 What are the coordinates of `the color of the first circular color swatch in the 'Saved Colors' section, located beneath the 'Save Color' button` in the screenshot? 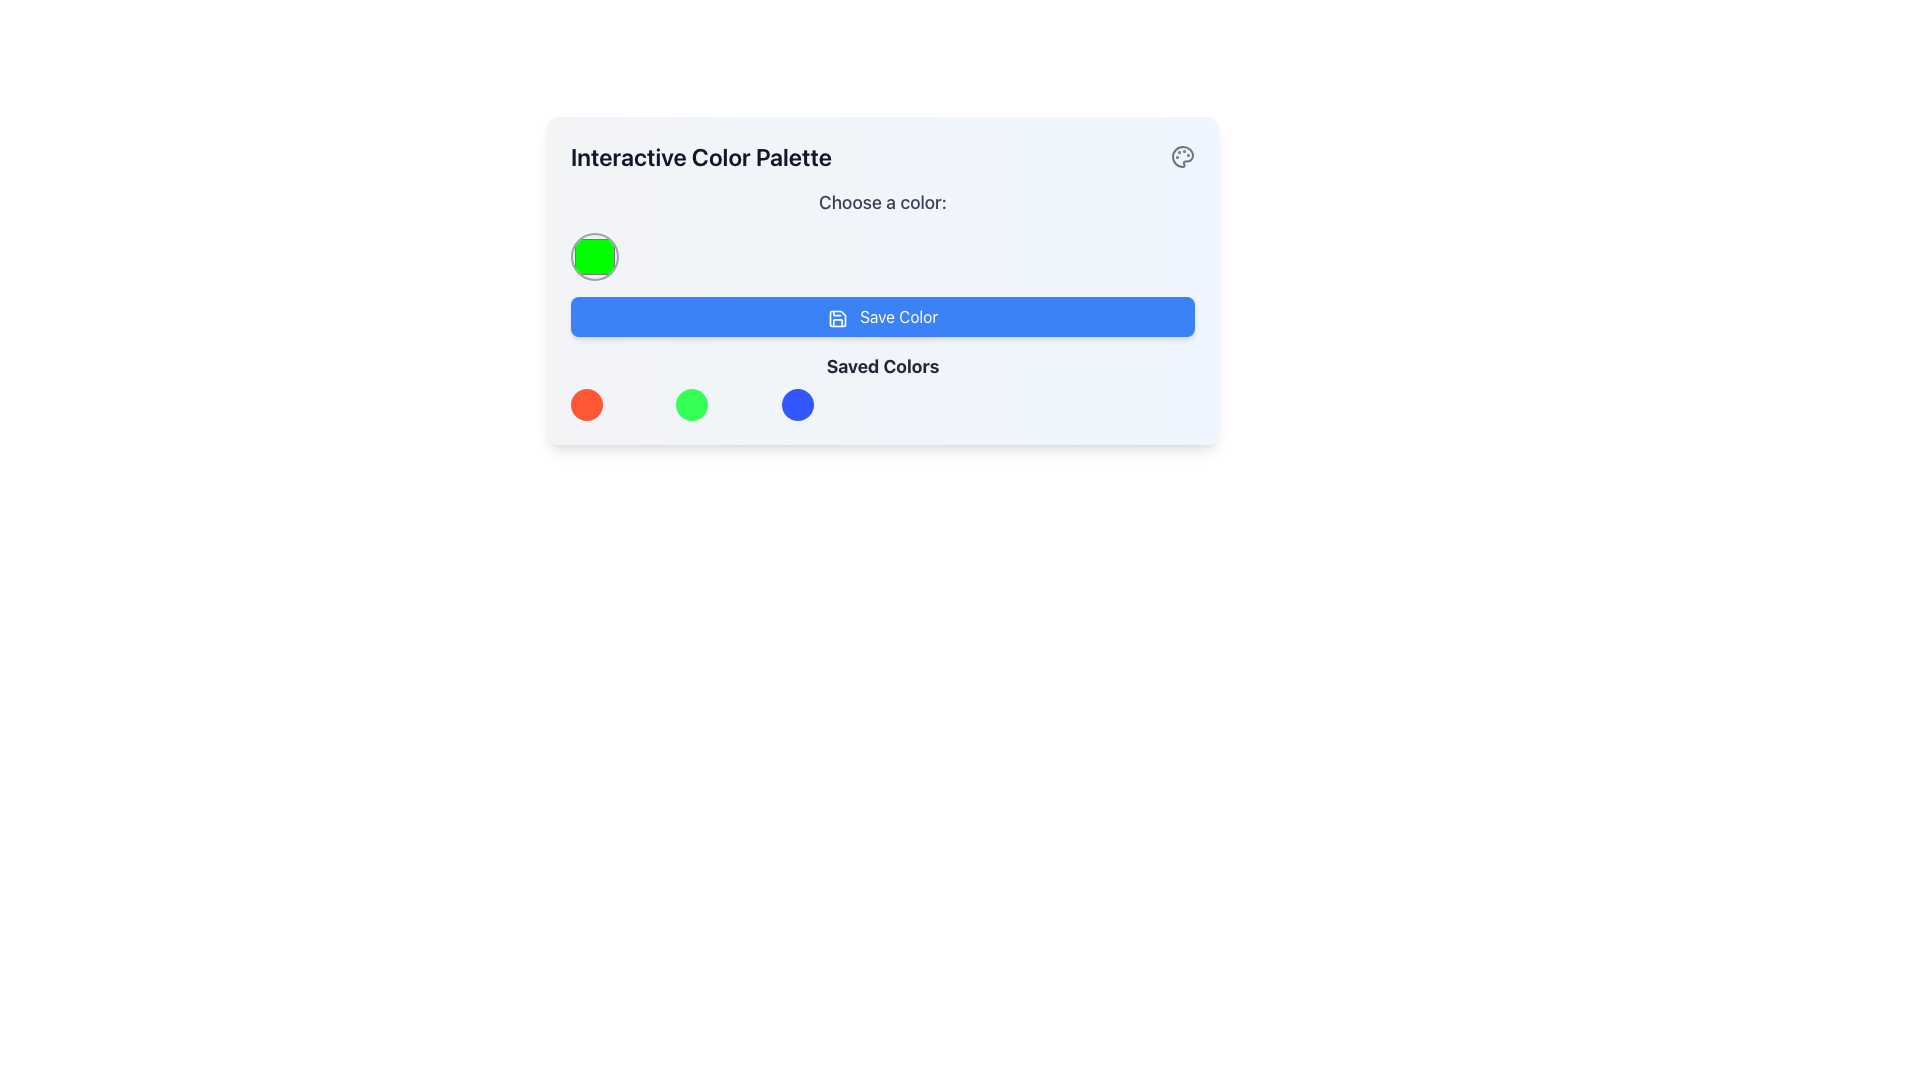 It's located at (585, 405).